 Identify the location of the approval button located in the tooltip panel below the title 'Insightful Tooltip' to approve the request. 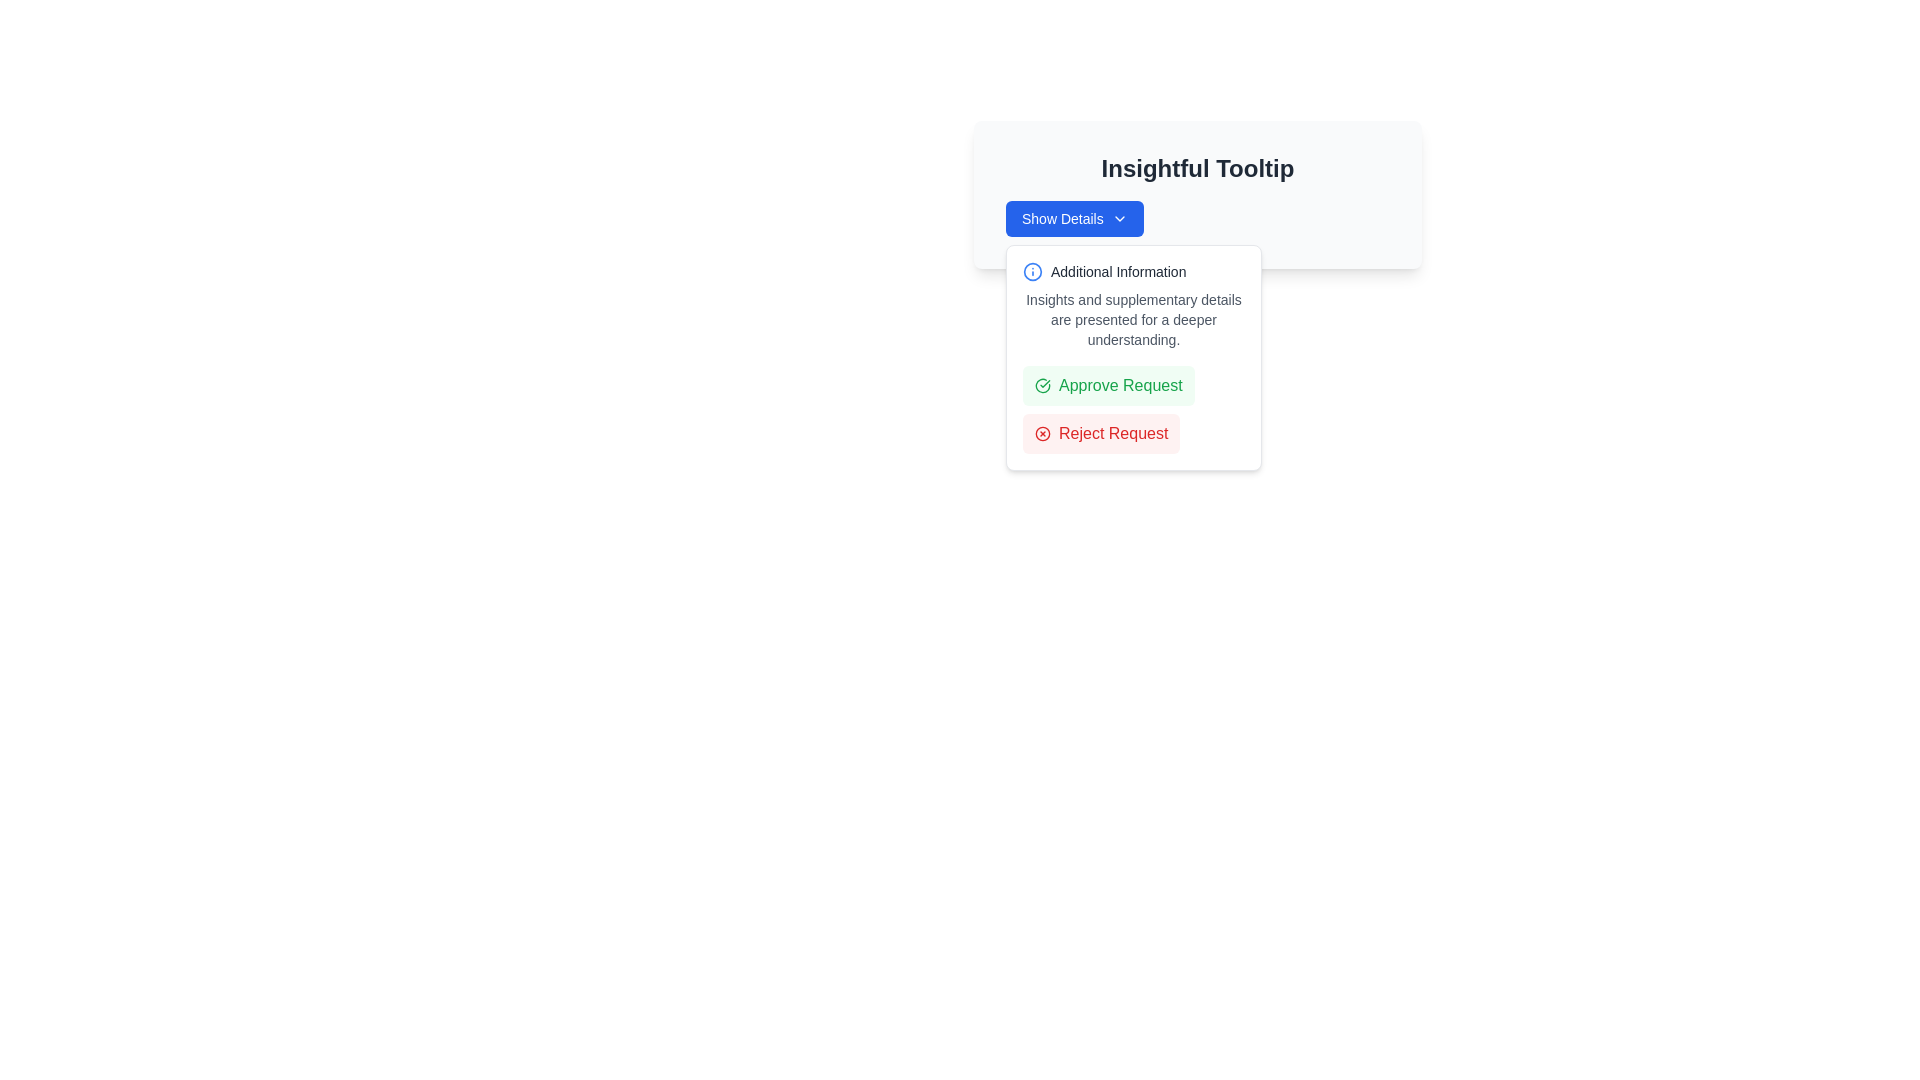
(1107, 385).